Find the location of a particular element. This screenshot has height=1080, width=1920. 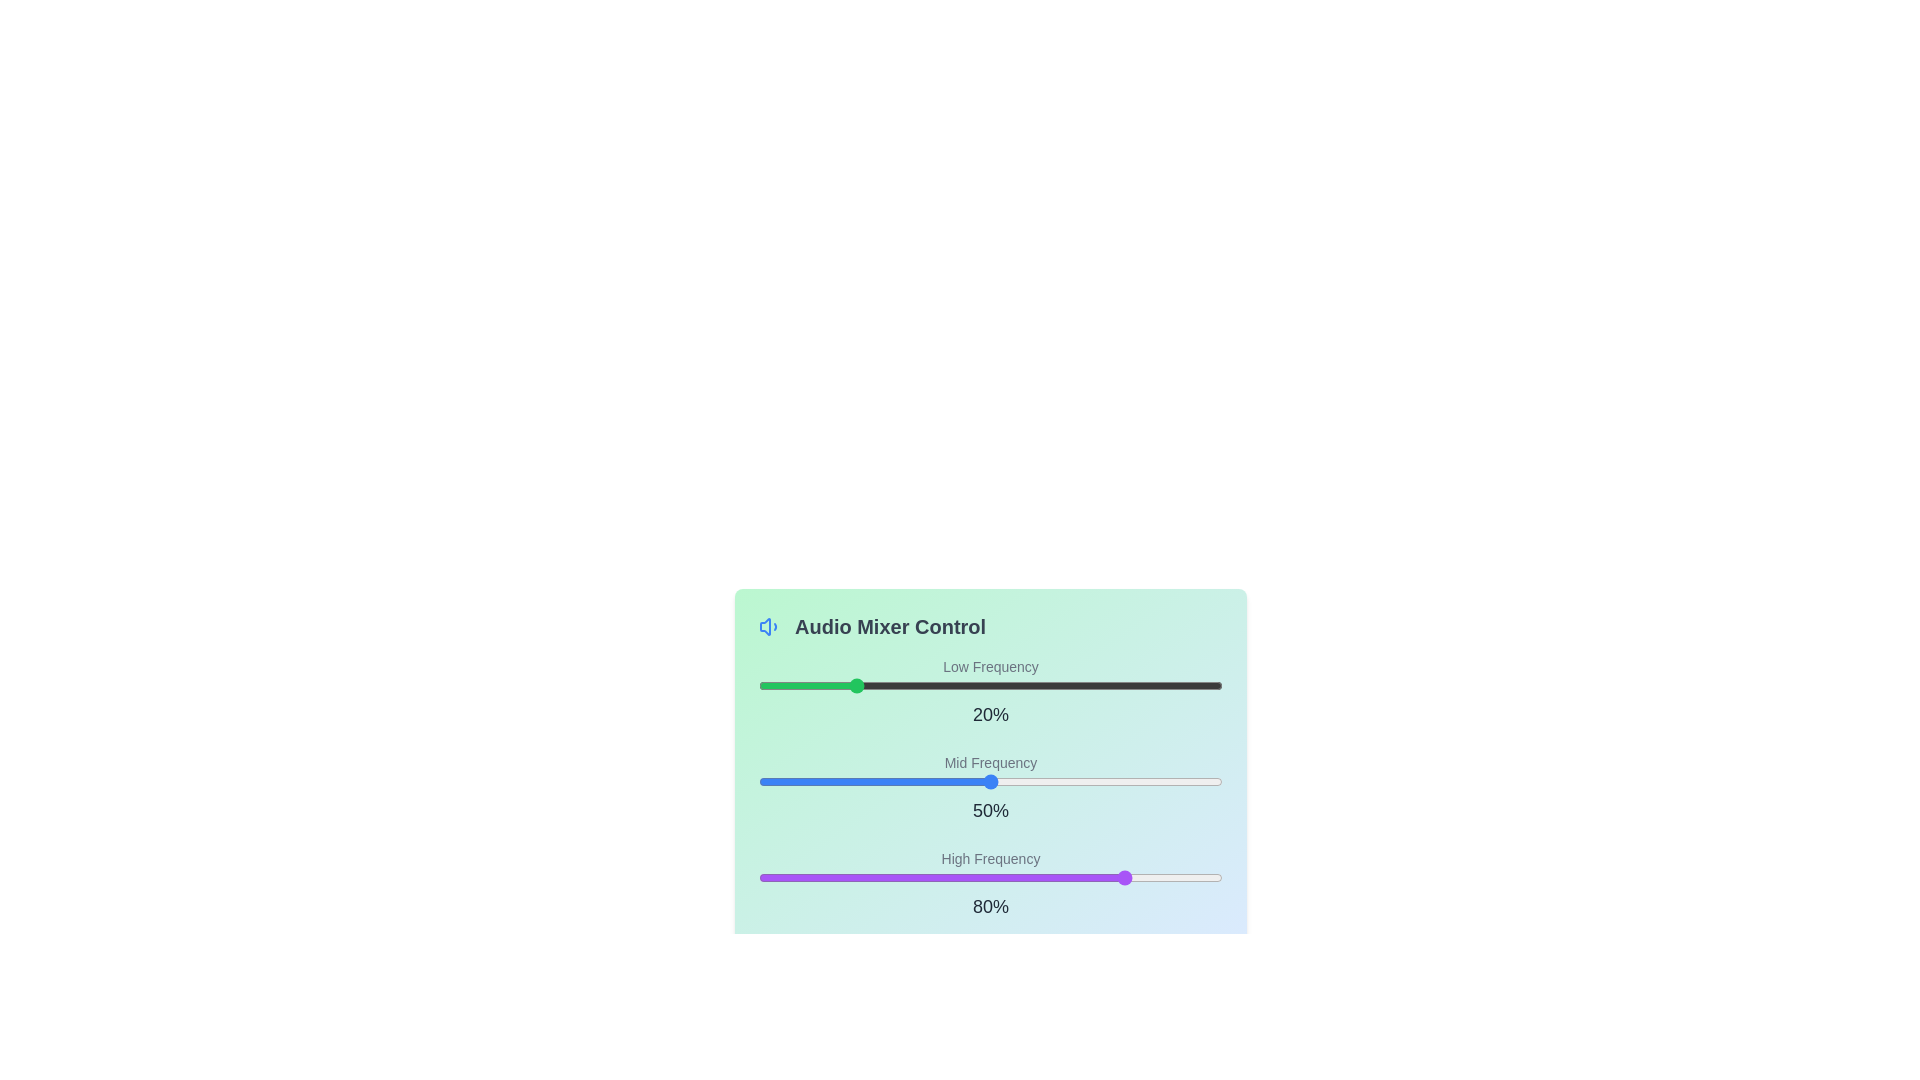

the 'High Frequency' slider is located at coordinates (1092, 877).